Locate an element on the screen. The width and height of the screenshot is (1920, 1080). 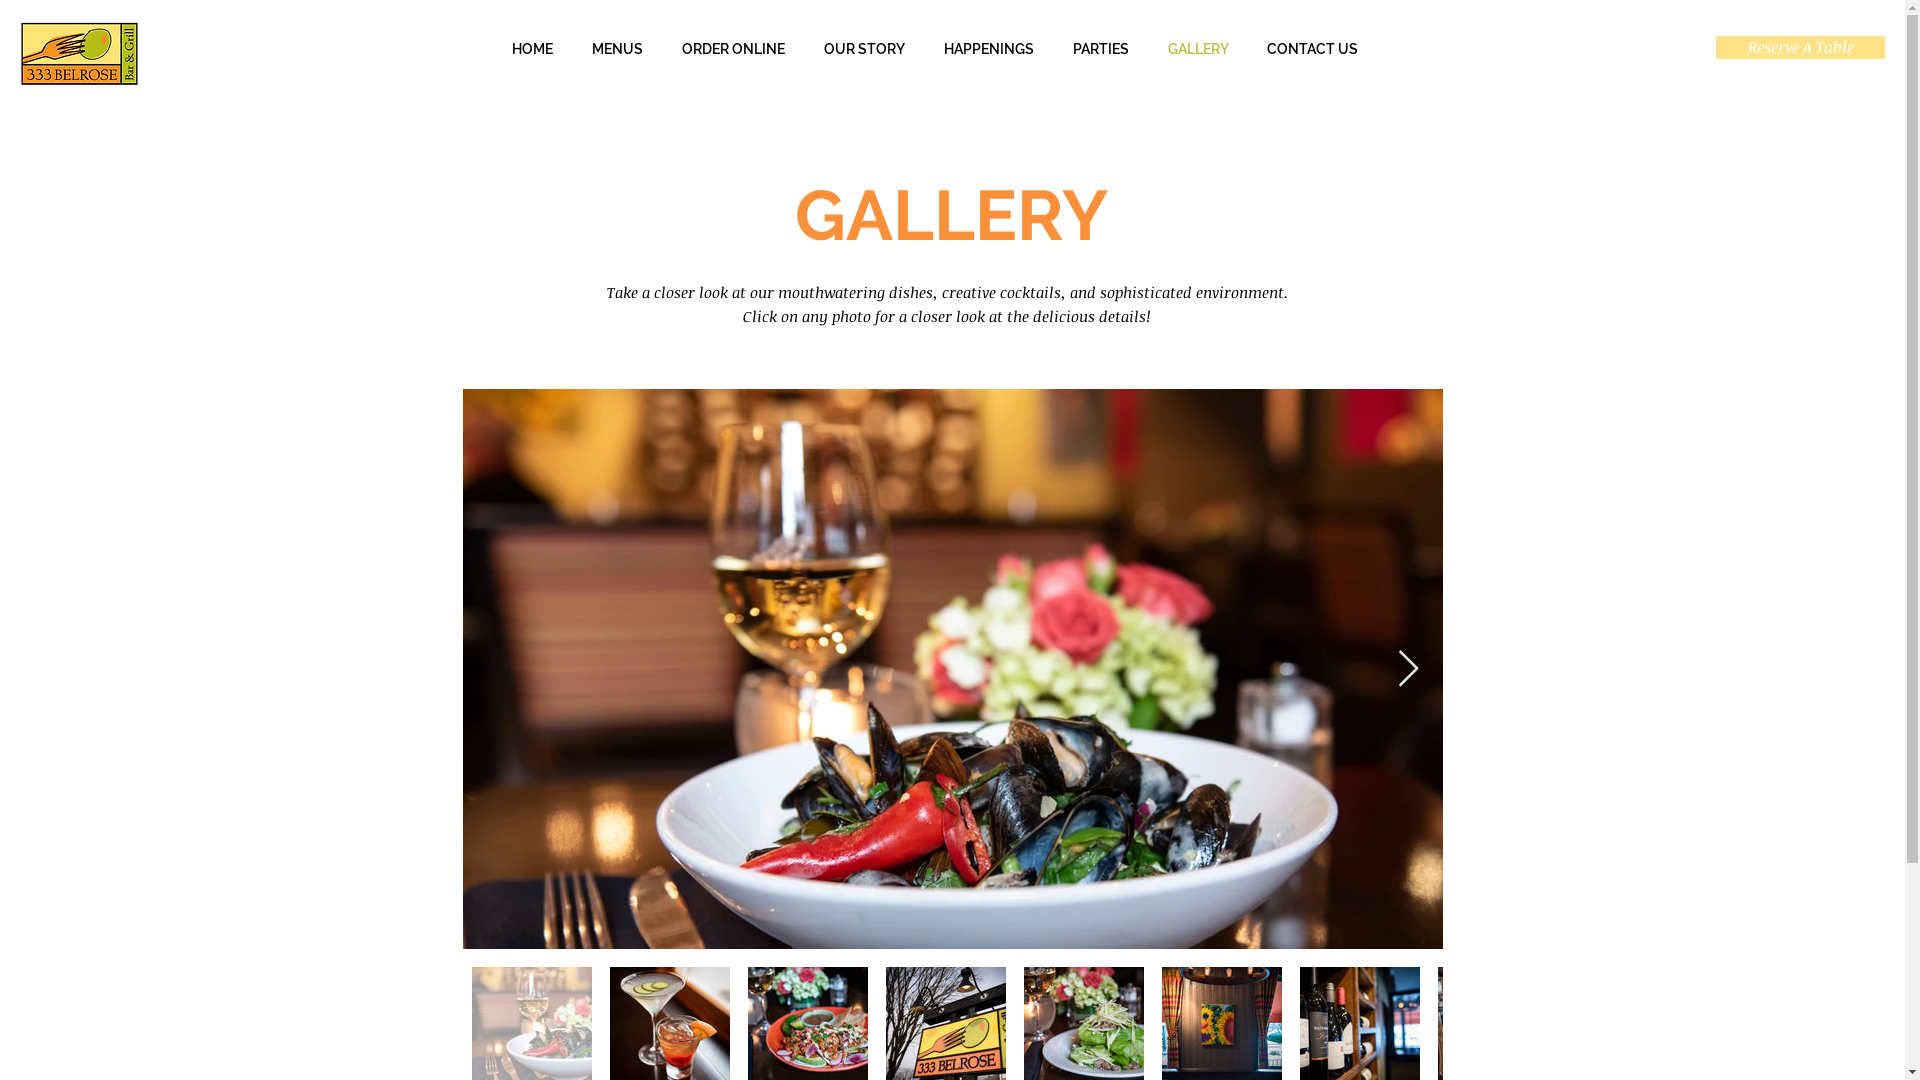
'HOME' is located at coordinates (532, 48).